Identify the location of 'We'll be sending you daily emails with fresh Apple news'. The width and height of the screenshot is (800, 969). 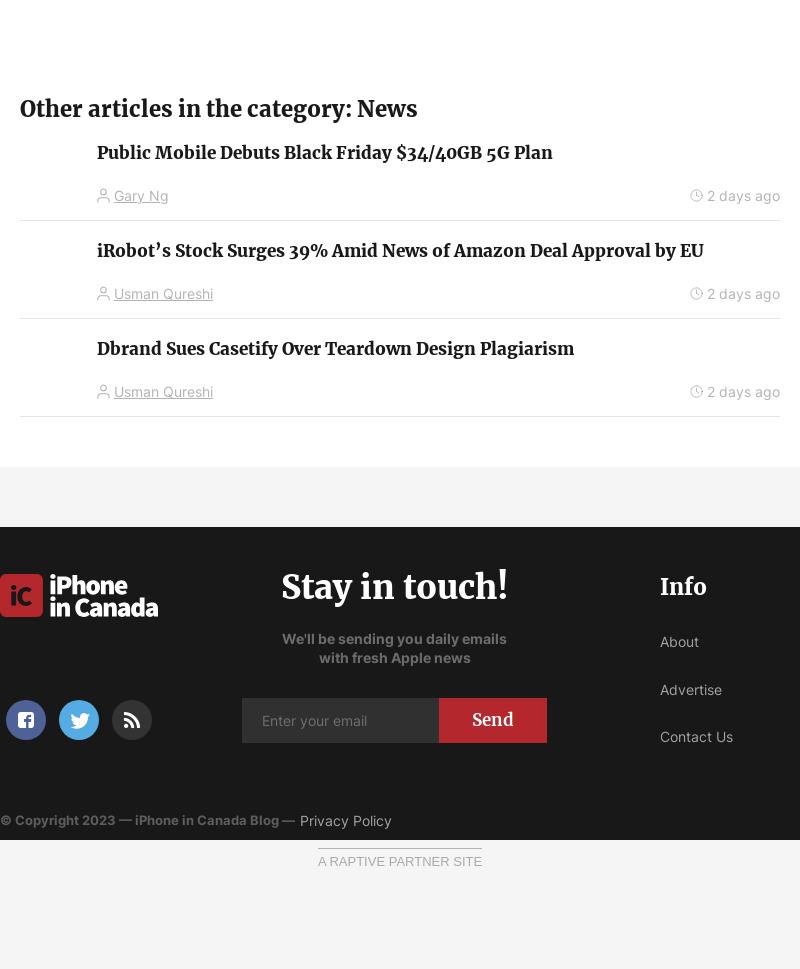
(393, 647).